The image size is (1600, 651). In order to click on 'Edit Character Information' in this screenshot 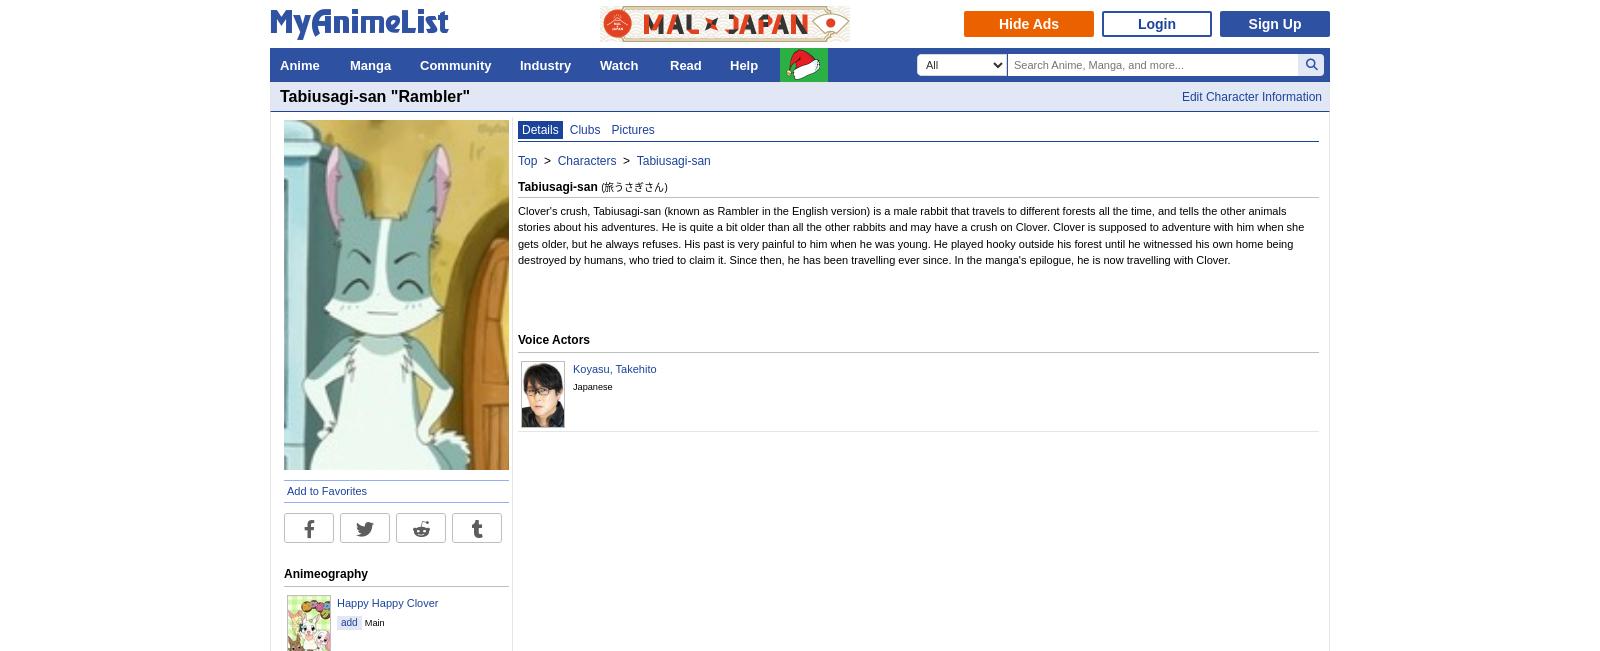, I will do `click(1250, 95)`.